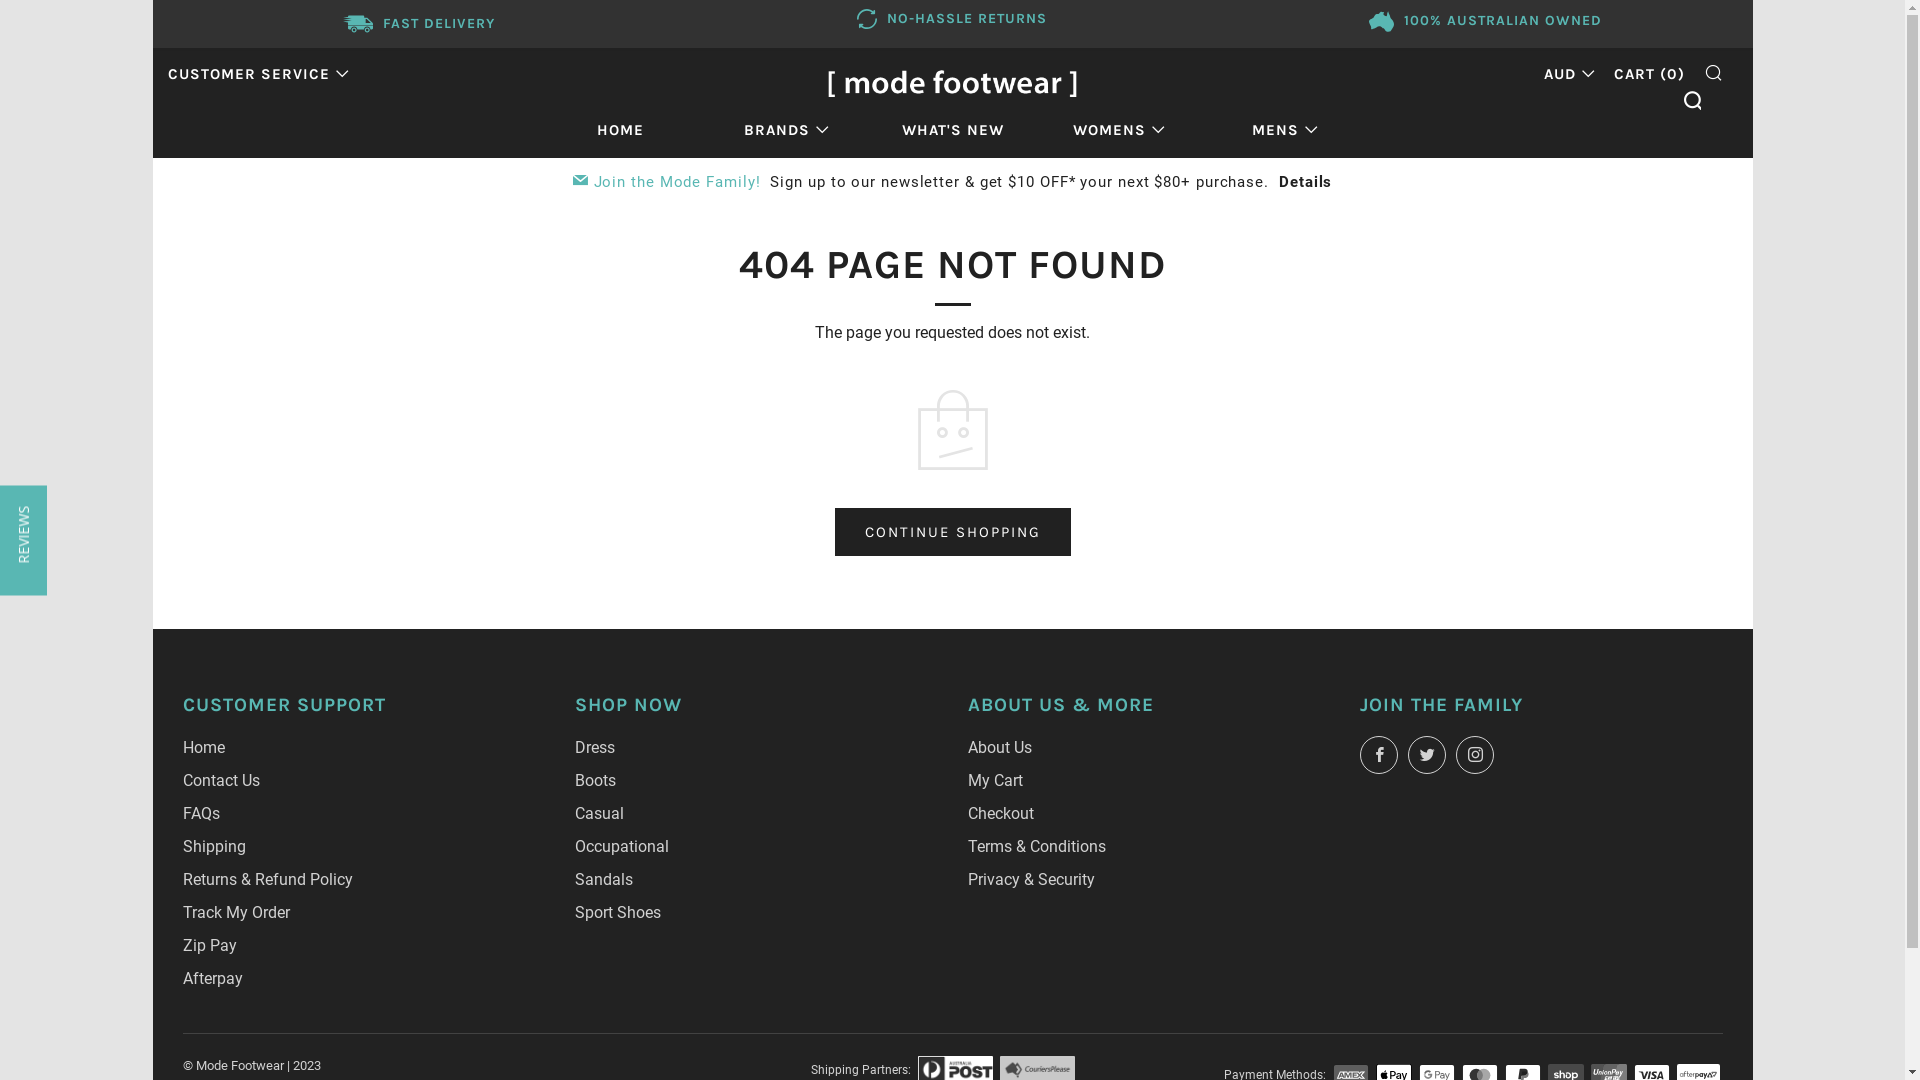  What do you see at coordinates (1001, 813) in the screenshot?
I see `'Checkout'` at bounding box center [1001, 813].